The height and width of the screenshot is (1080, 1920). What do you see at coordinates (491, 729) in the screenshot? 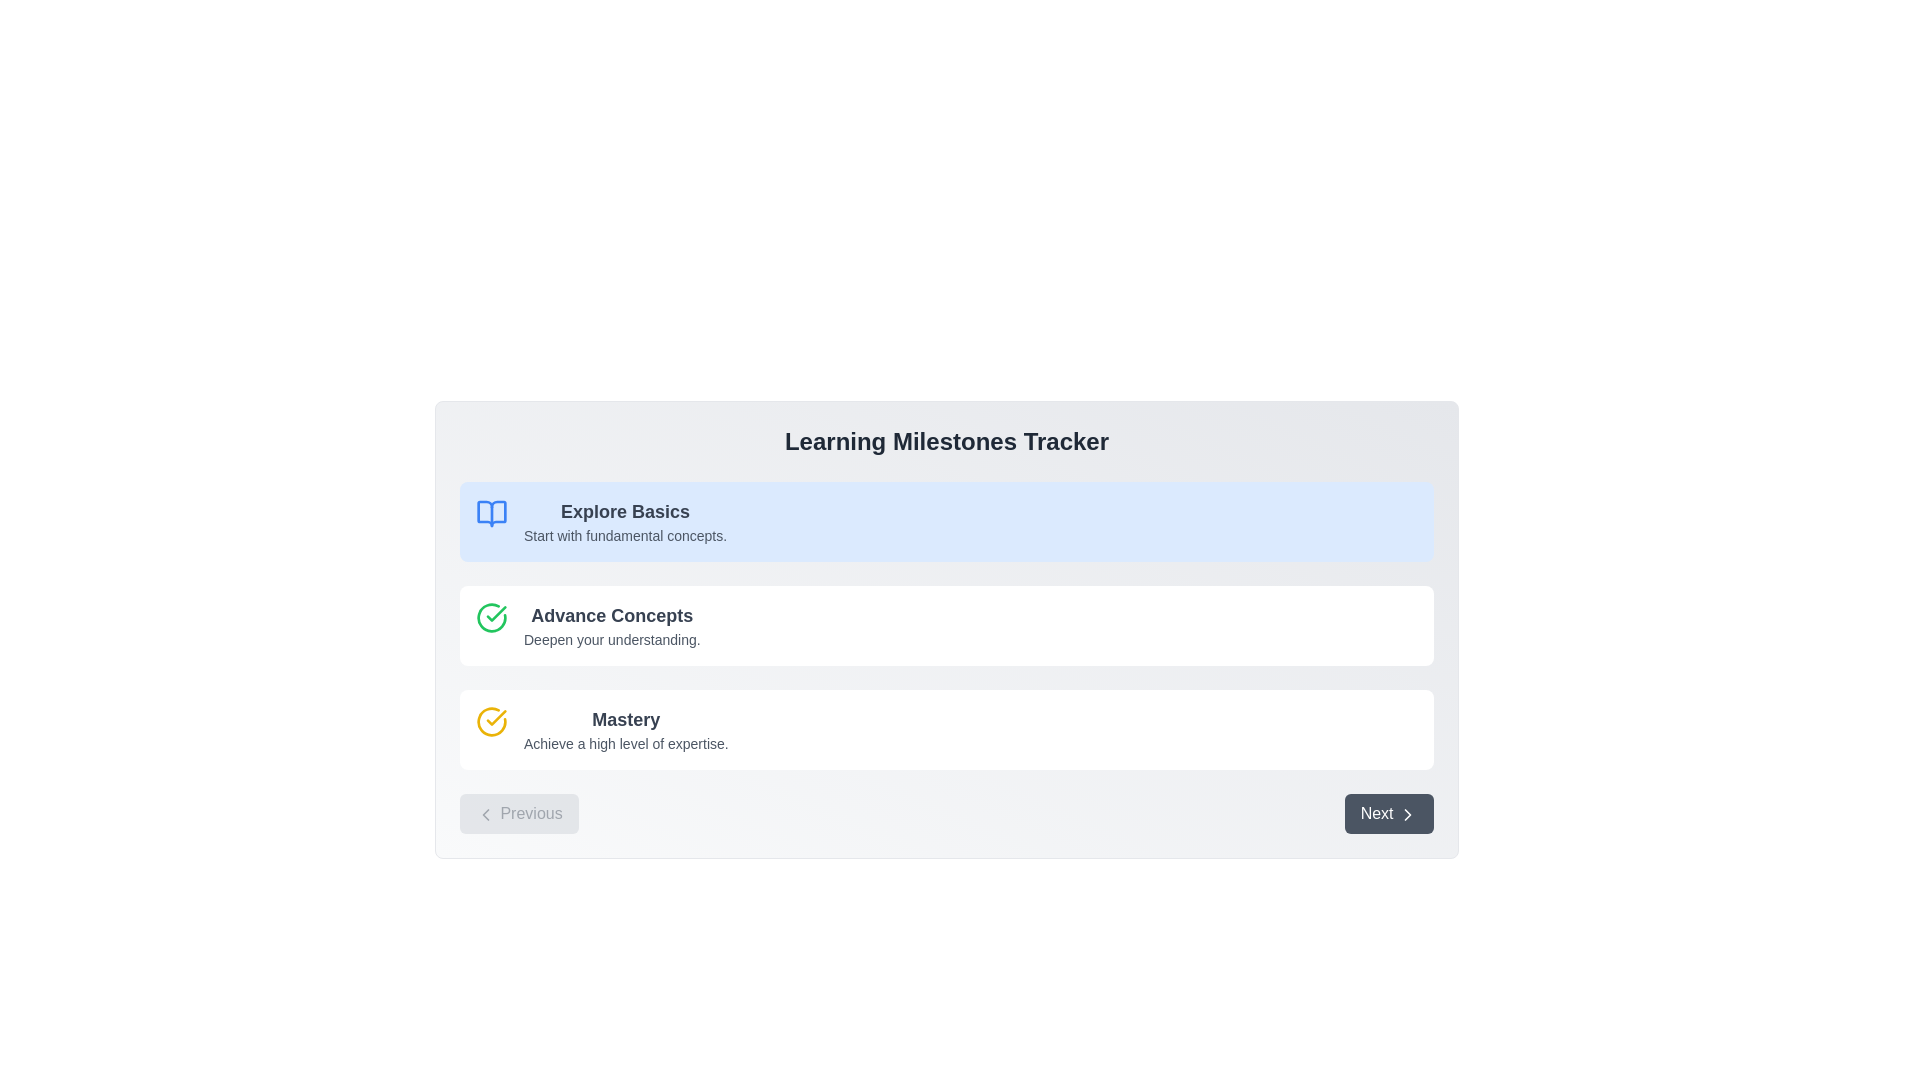
I see `the circular icon with a yellow outline and a checkmark inside, located to the left within the 'Mastery' section before the text 'Mastery' and 'Achieve a high level of expertise.'` at bounding box center [491, 729].